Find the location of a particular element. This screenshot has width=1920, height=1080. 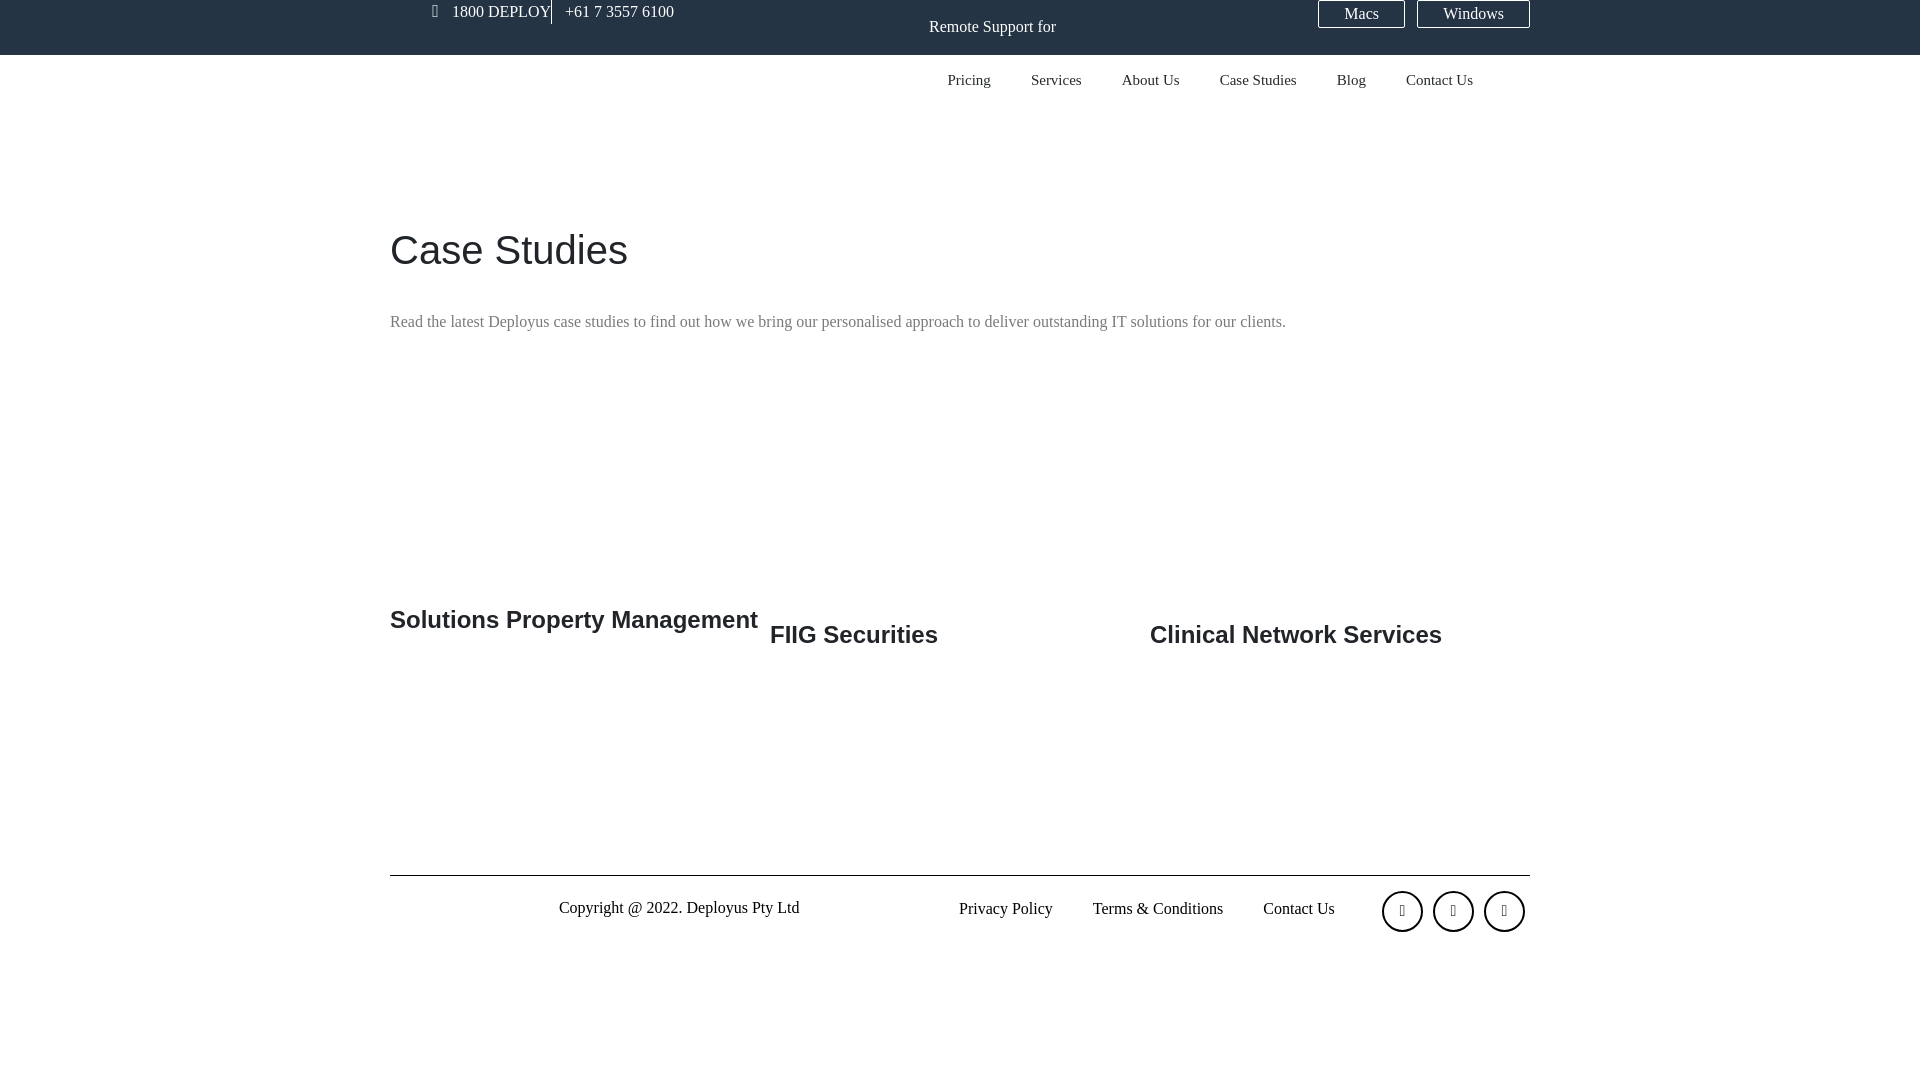

'Pricing' is located at coordinates (969, 79).